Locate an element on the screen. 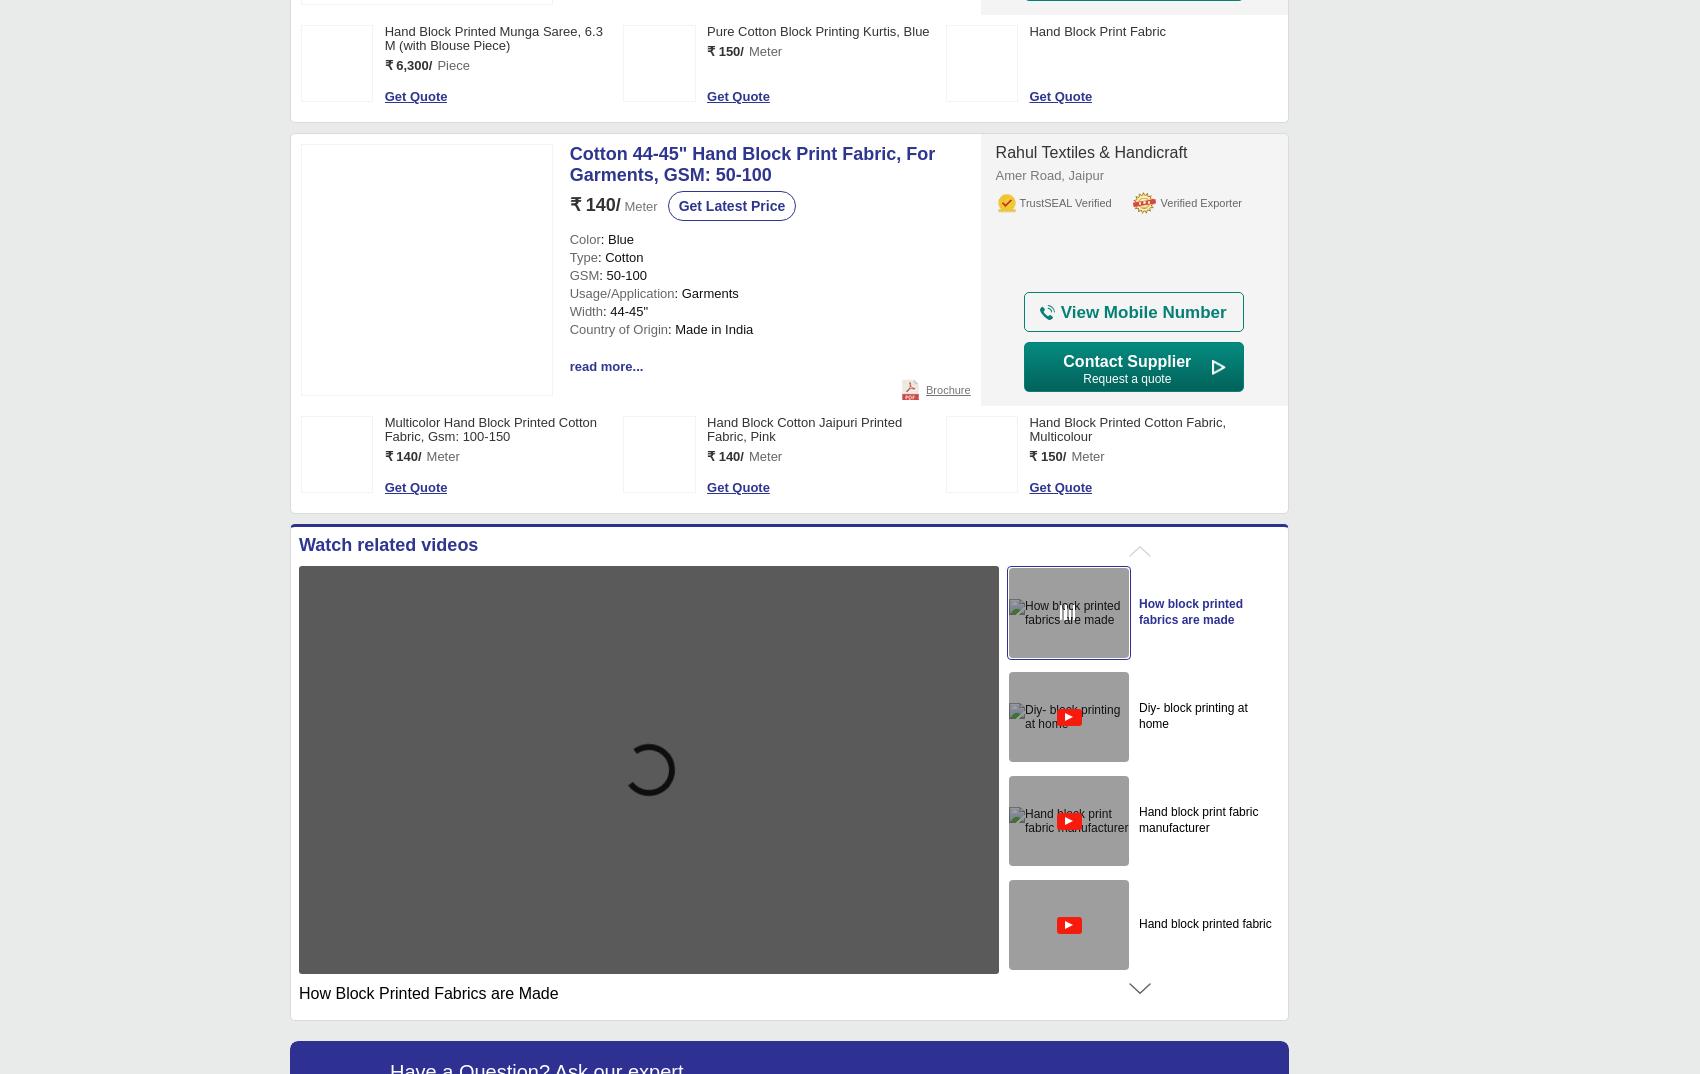 The image size is (1700, 1074). 'Get Latest Price' is located at coordinates (731, 205).